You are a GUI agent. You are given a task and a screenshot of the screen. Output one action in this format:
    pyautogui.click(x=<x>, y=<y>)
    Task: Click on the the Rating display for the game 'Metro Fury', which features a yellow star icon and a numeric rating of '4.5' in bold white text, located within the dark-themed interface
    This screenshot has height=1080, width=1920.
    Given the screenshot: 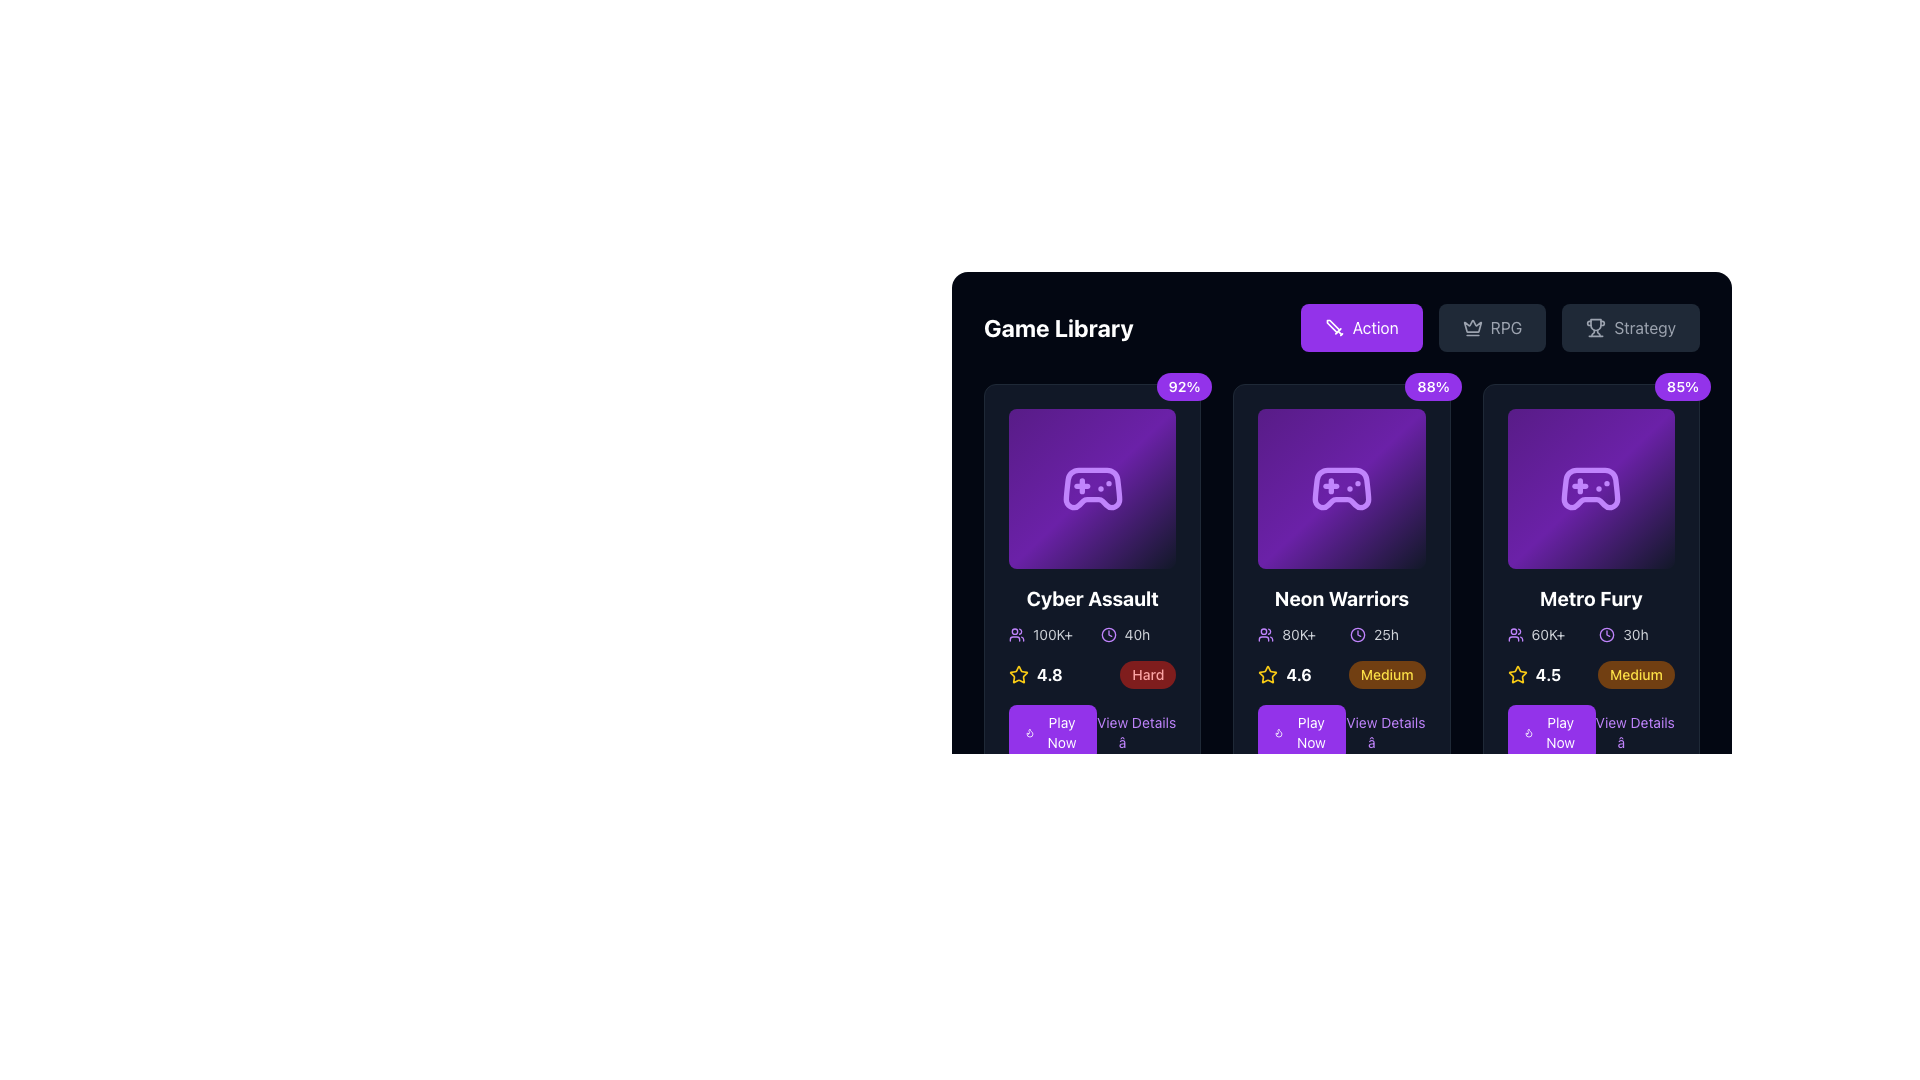 What is the action you would take?
    pyautogui.click(x=1533, y=675)
    